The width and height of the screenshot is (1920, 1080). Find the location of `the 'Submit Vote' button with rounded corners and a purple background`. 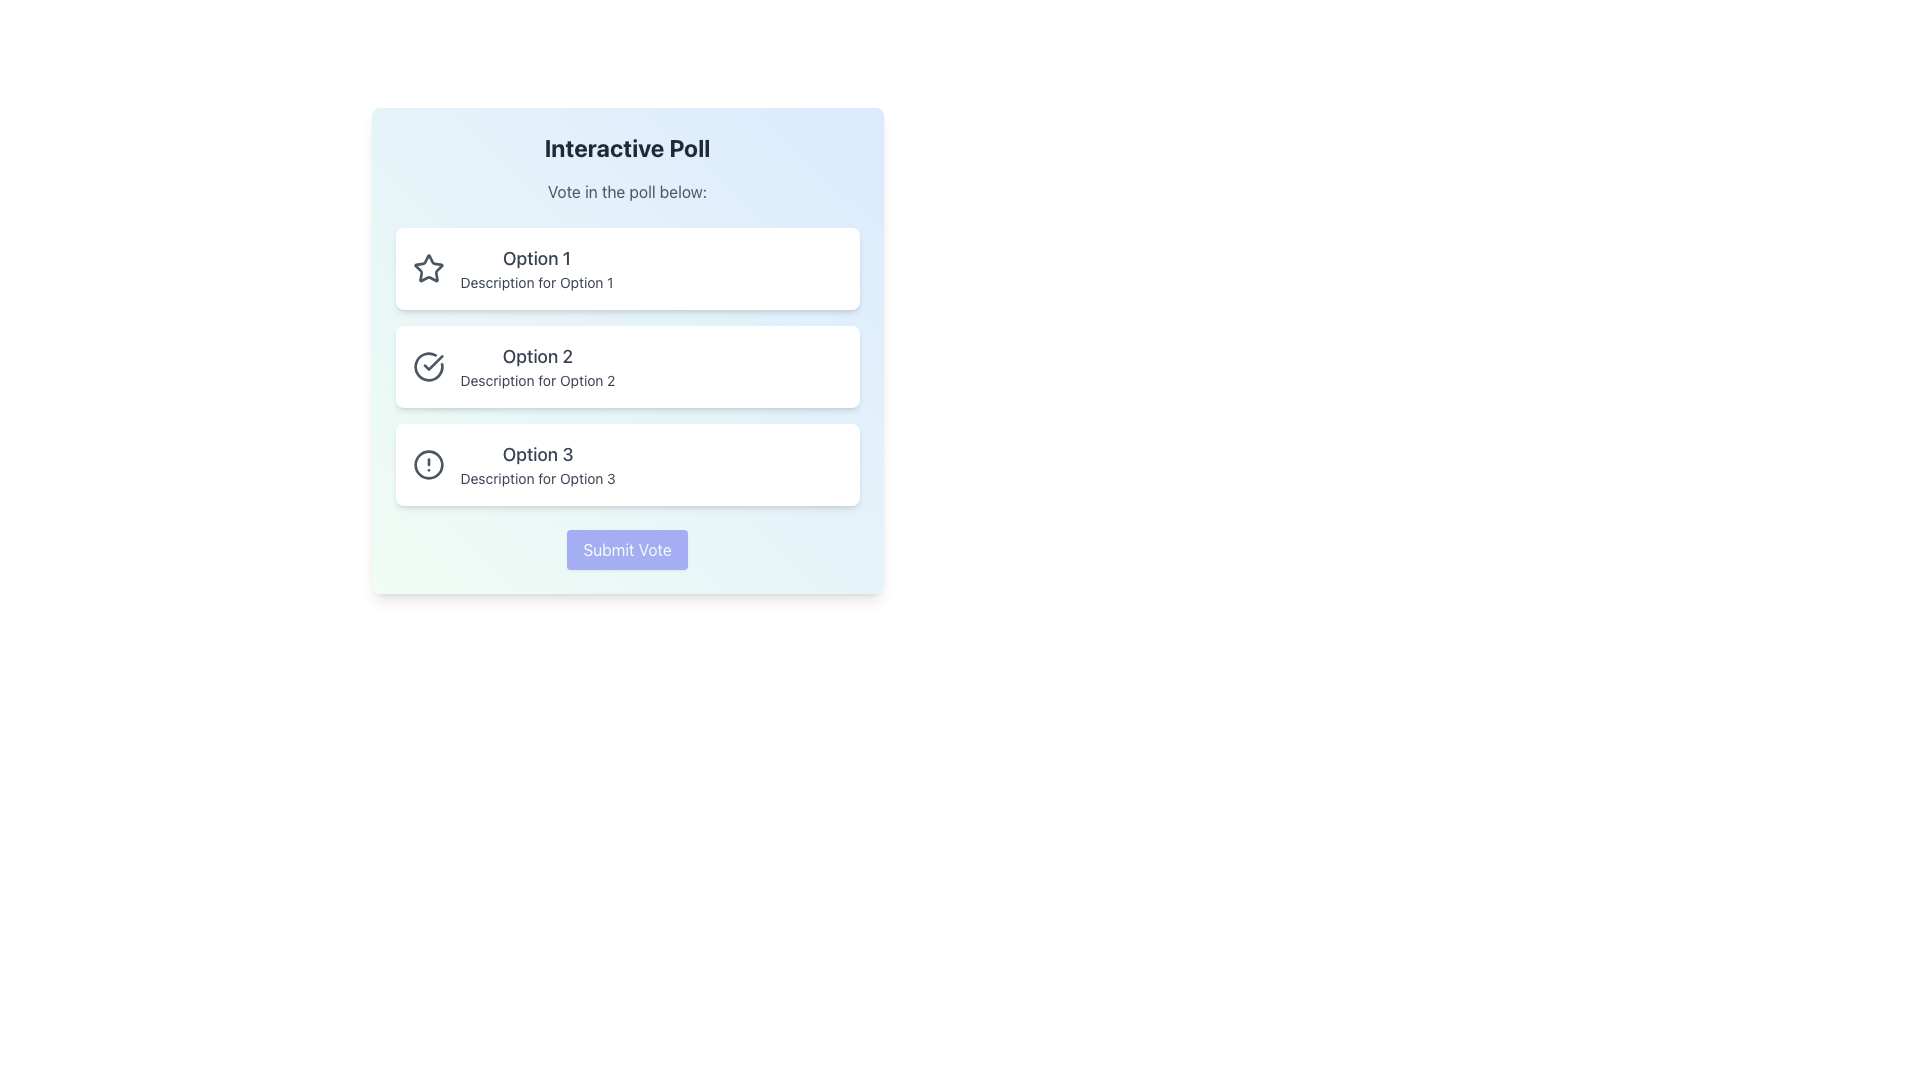

the 'Submit Vote' button with rounded corners and a purple background is located at coordinates (626, 550).